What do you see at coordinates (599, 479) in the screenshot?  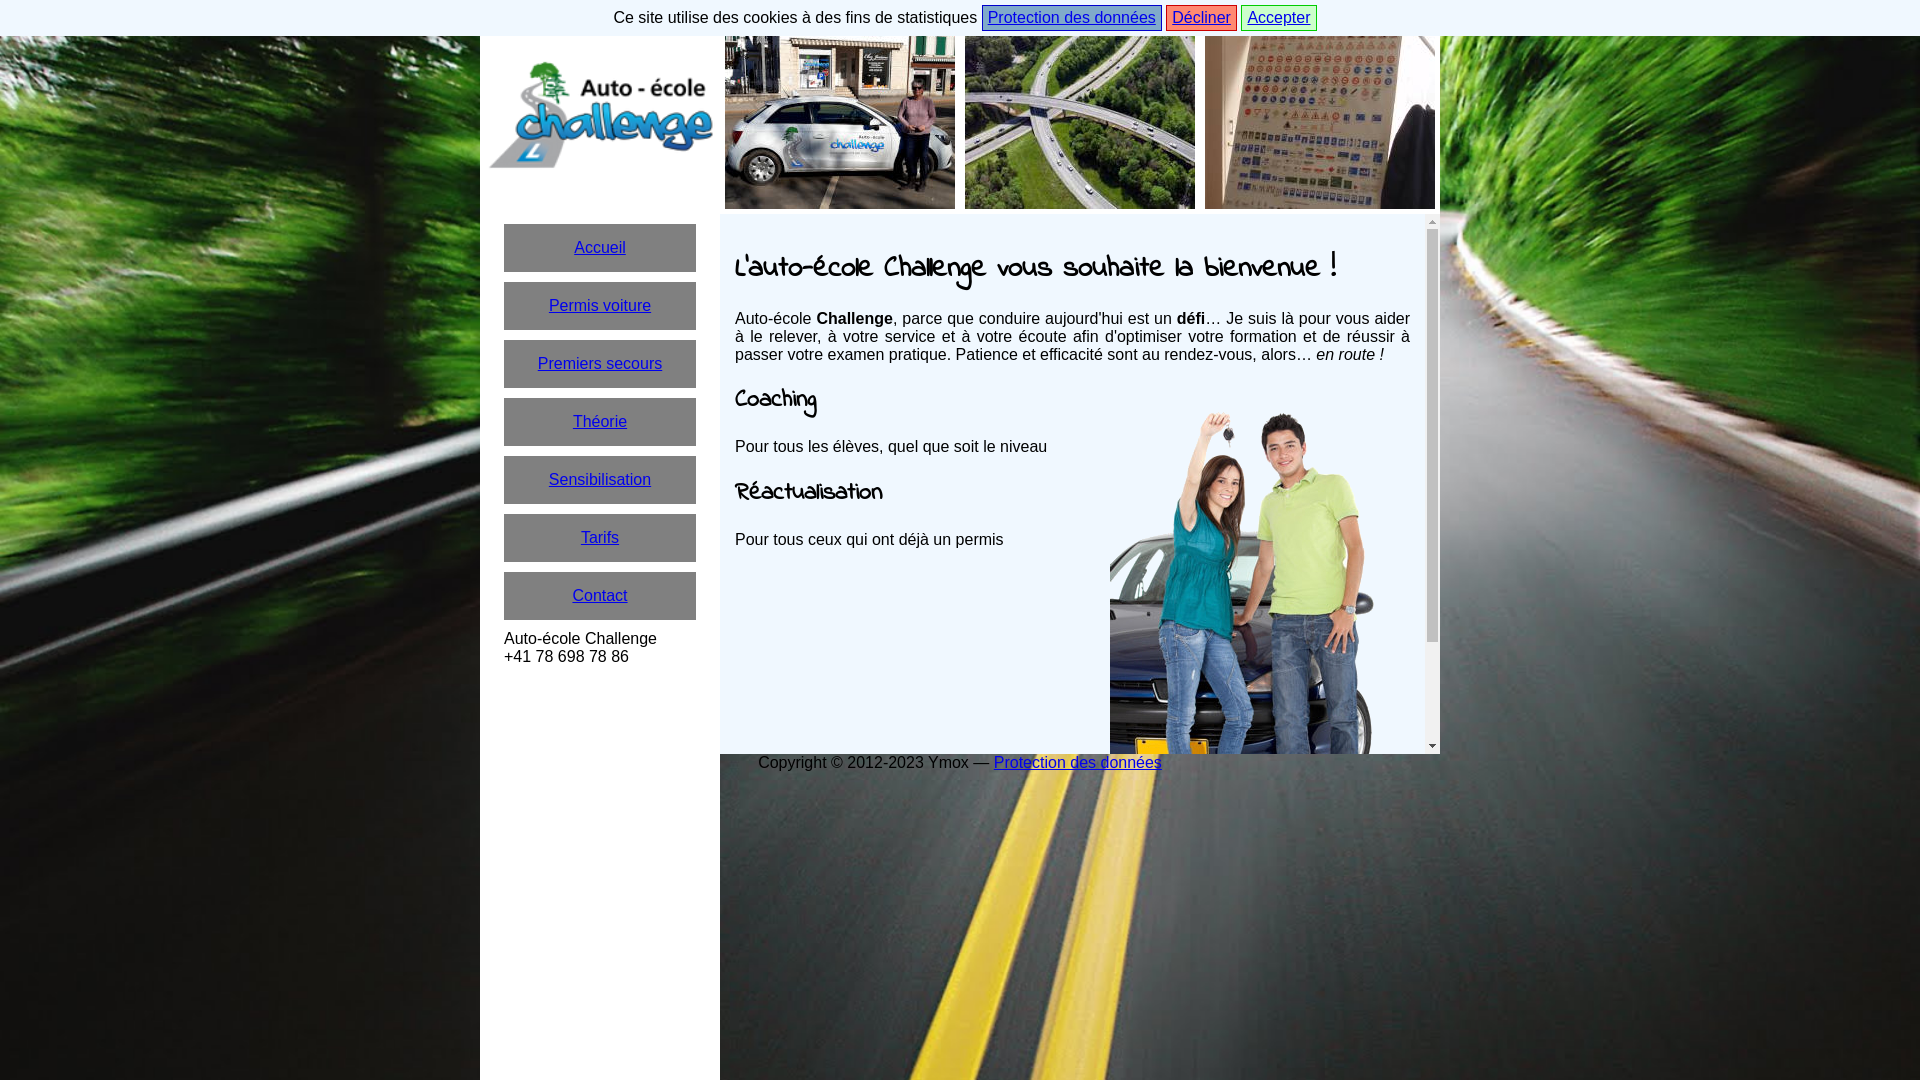 I see `'Sensibilisation'` at bounding box center [599, 479].